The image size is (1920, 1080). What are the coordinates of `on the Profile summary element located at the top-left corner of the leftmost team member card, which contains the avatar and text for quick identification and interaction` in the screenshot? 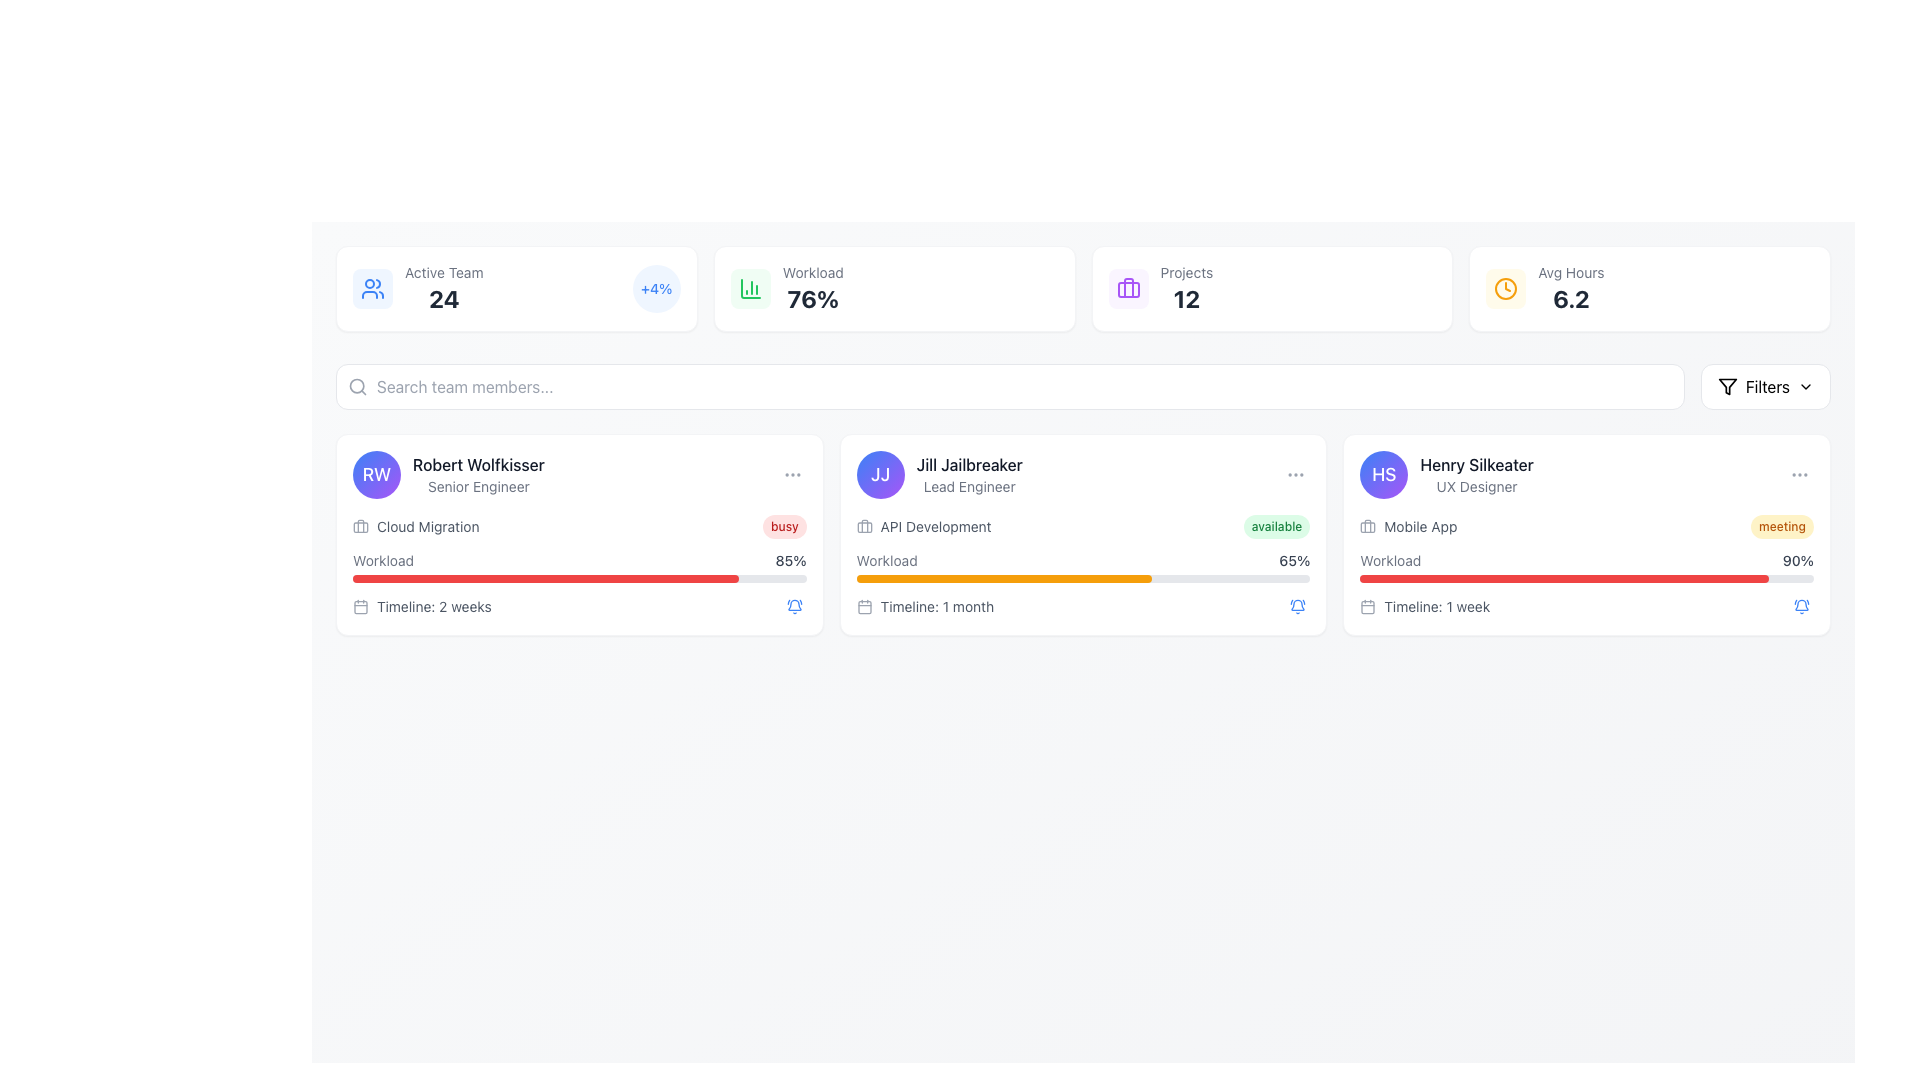 It's located at (447, 474).